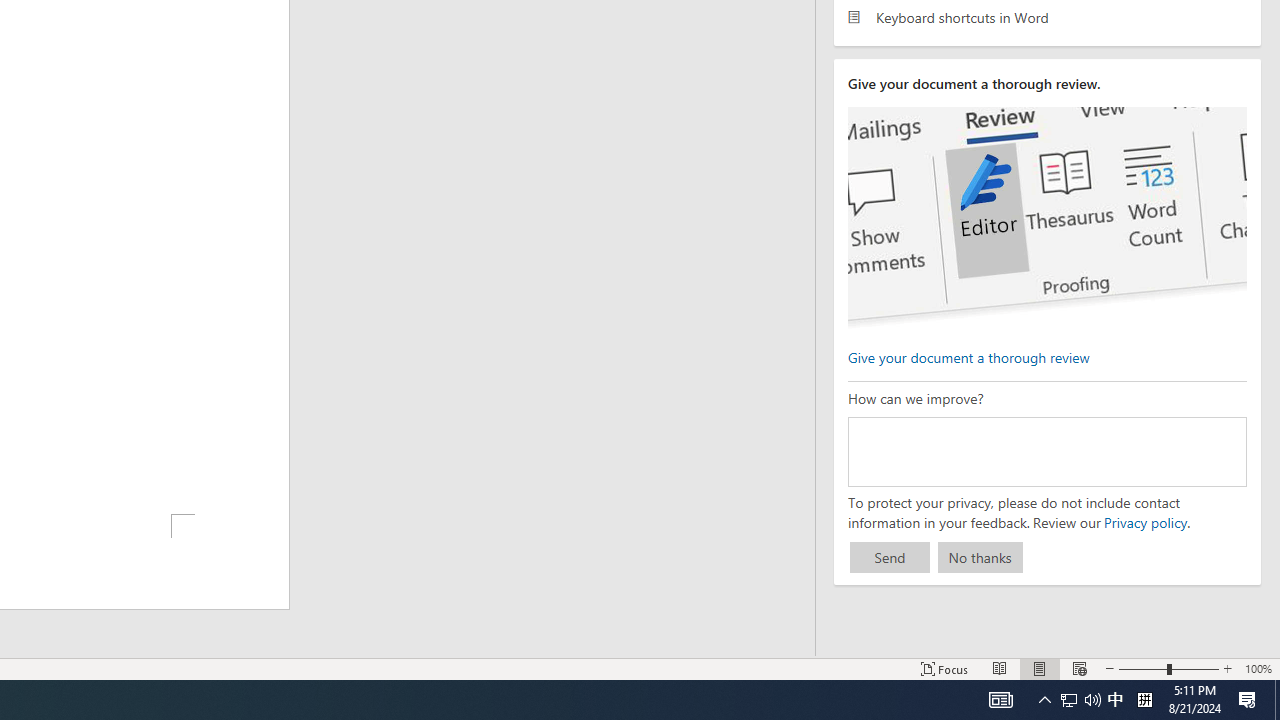 This screenshot has height=720, width=1280. What do you see at coordinates (980, 557) in the screenshot?
I see `'No thanks'` at bounding box center [980, 557].